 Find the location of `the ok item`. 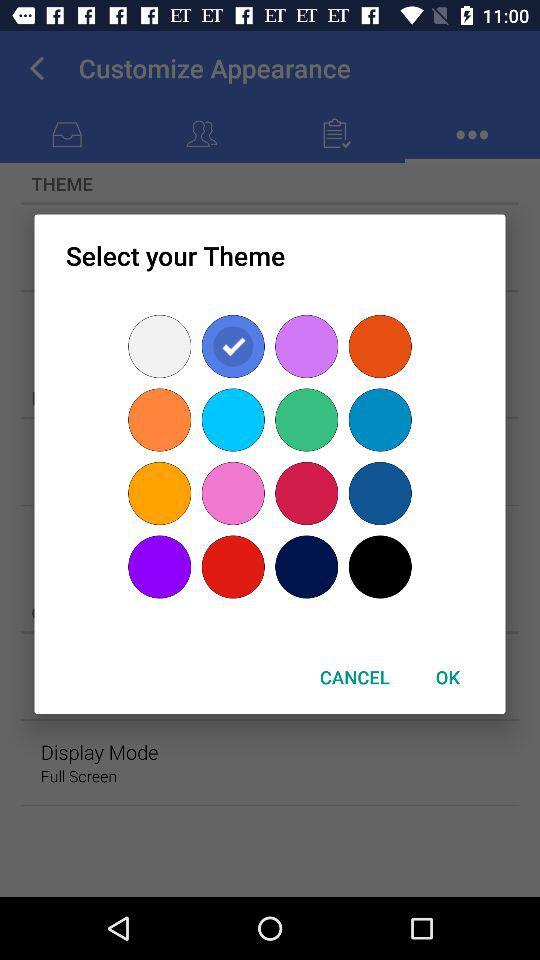

the ok item is located at coordinates (447, 677).